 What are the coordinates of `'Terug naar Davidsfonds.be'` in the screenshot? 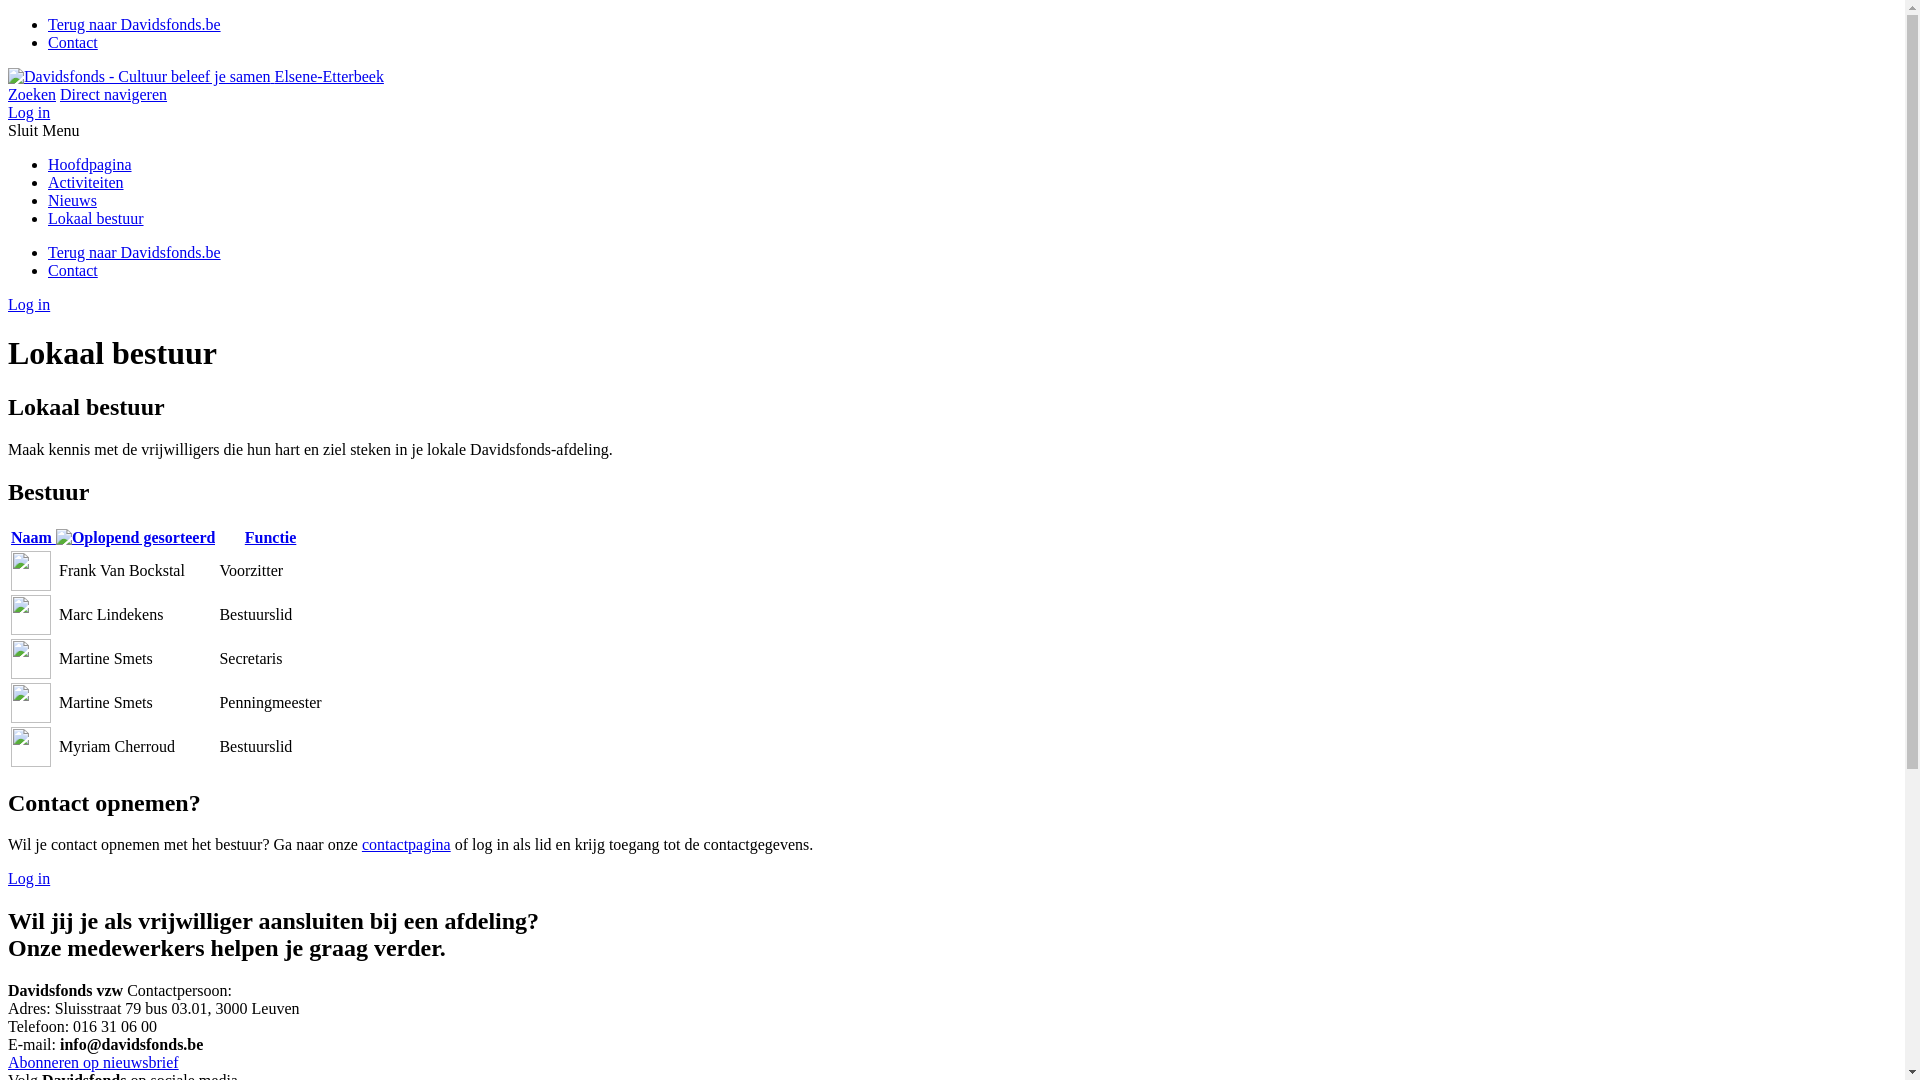 It's located at (48, 251).